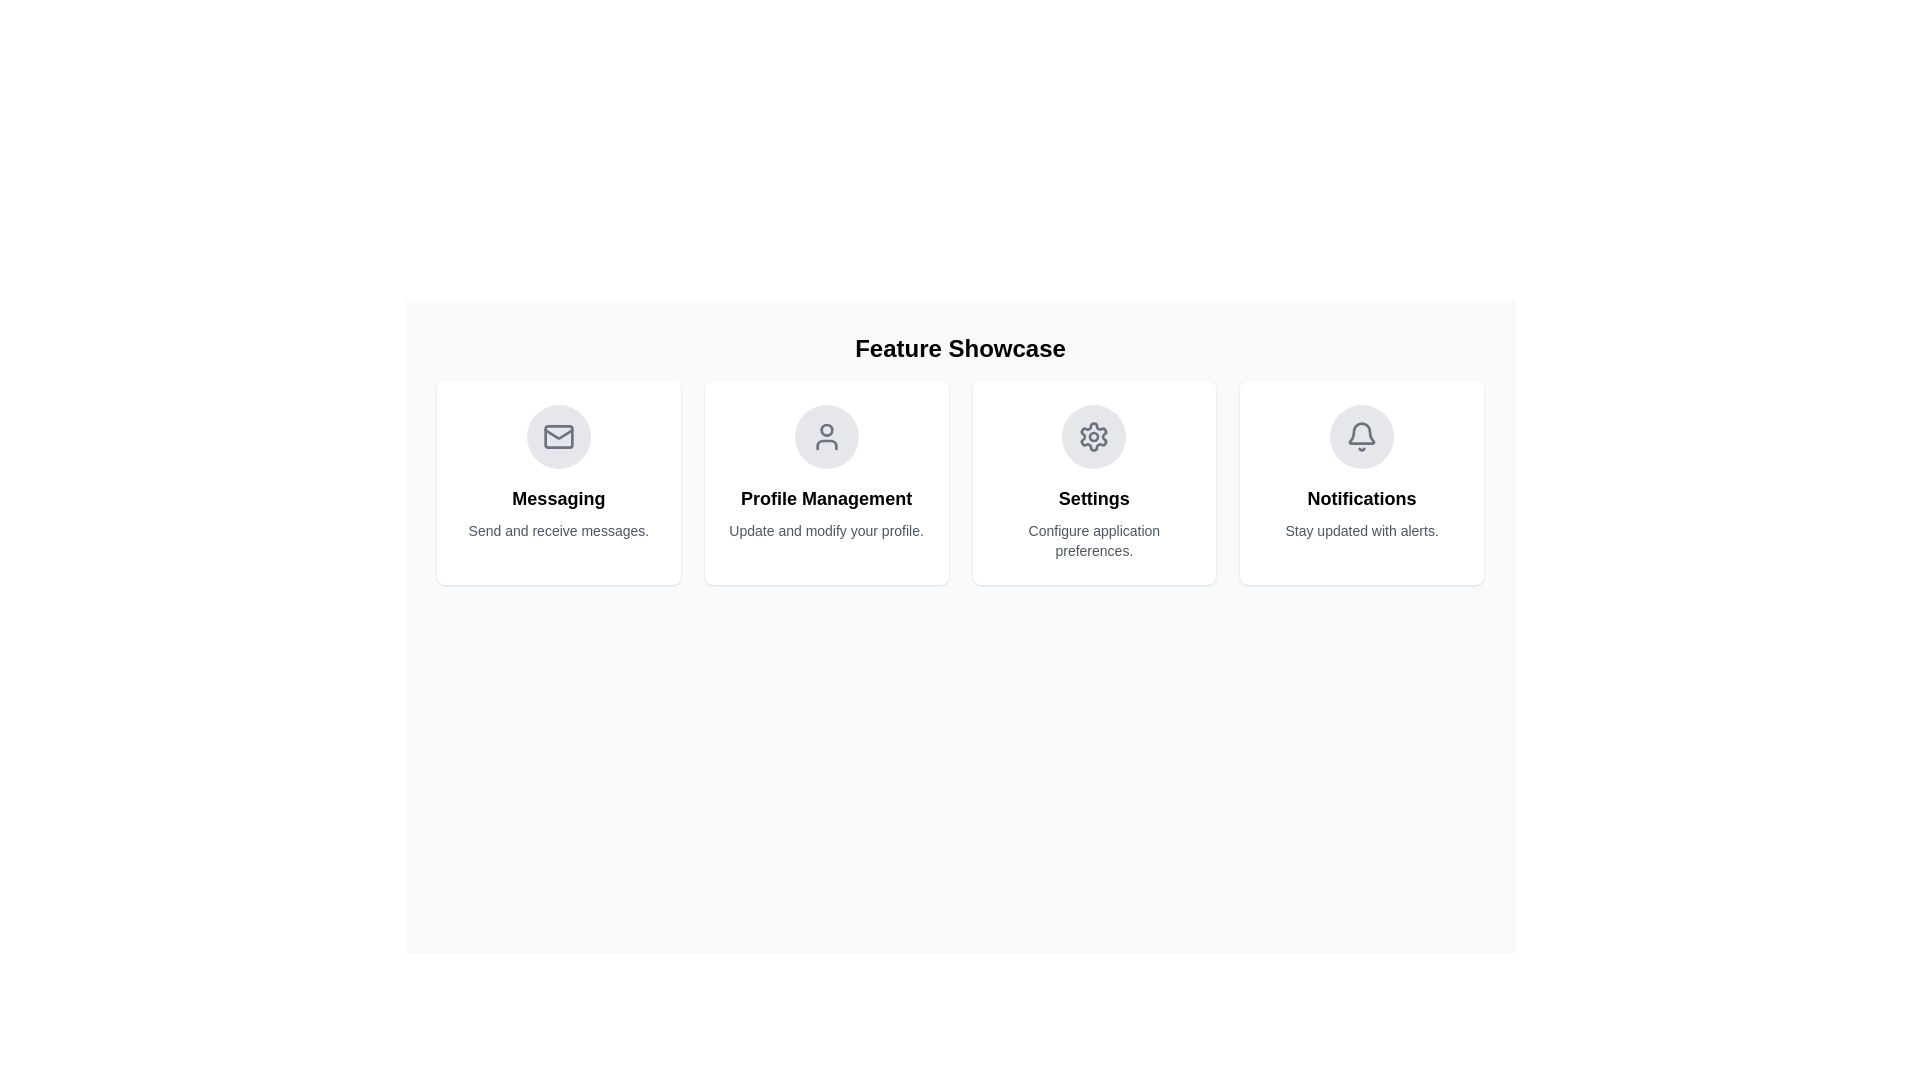 This screenshot has height=1080, width=1920. What do you see at coordinates (558, 435) in the screenshot?
I see `the rectangular shape with rounded corners styled in gray, which is centrally embedded within the envelope icon in the Messaging section` at bounding box center [558, 435].